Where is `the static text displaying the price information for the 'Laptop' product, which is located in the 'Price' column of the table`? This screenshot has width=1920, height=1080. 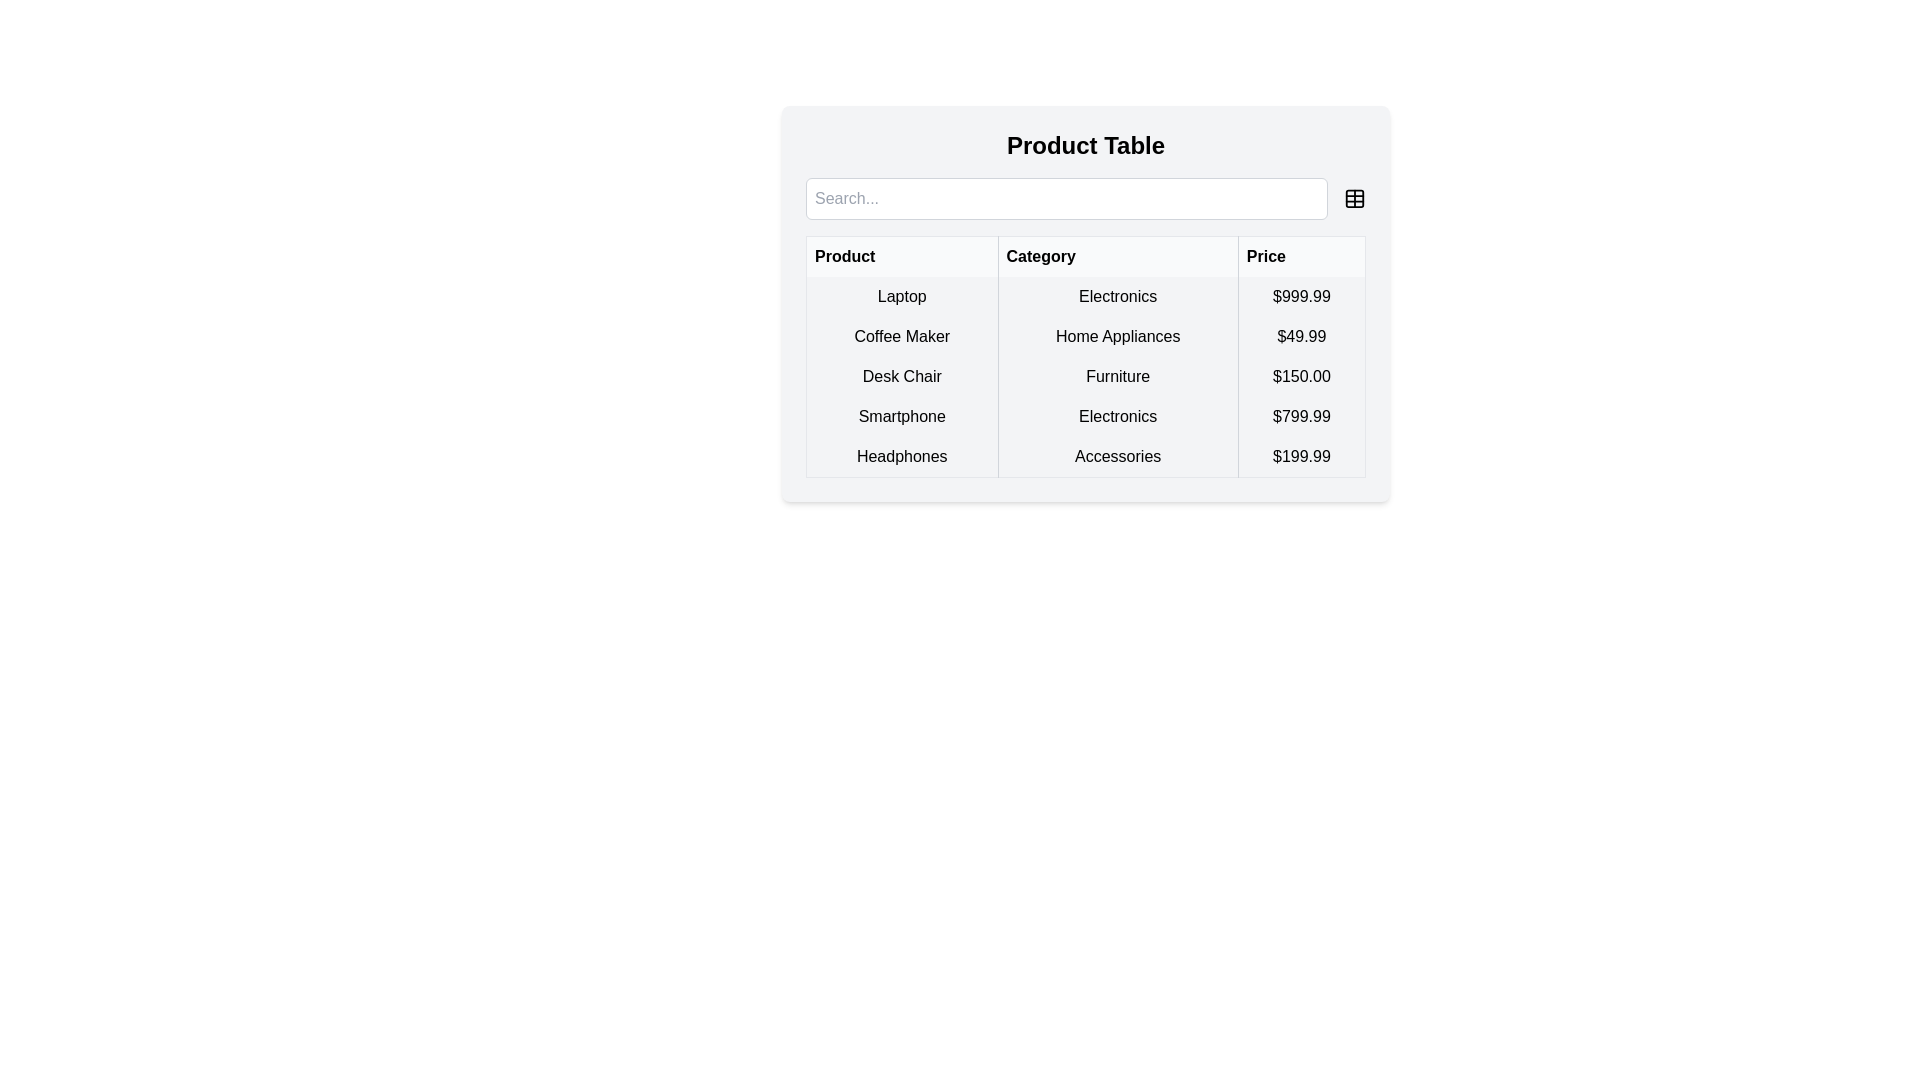
the static text displaying the price information for the 'Laptop' product, which is located in the 'Price' column of the table is located at coordinates (1301, 297).